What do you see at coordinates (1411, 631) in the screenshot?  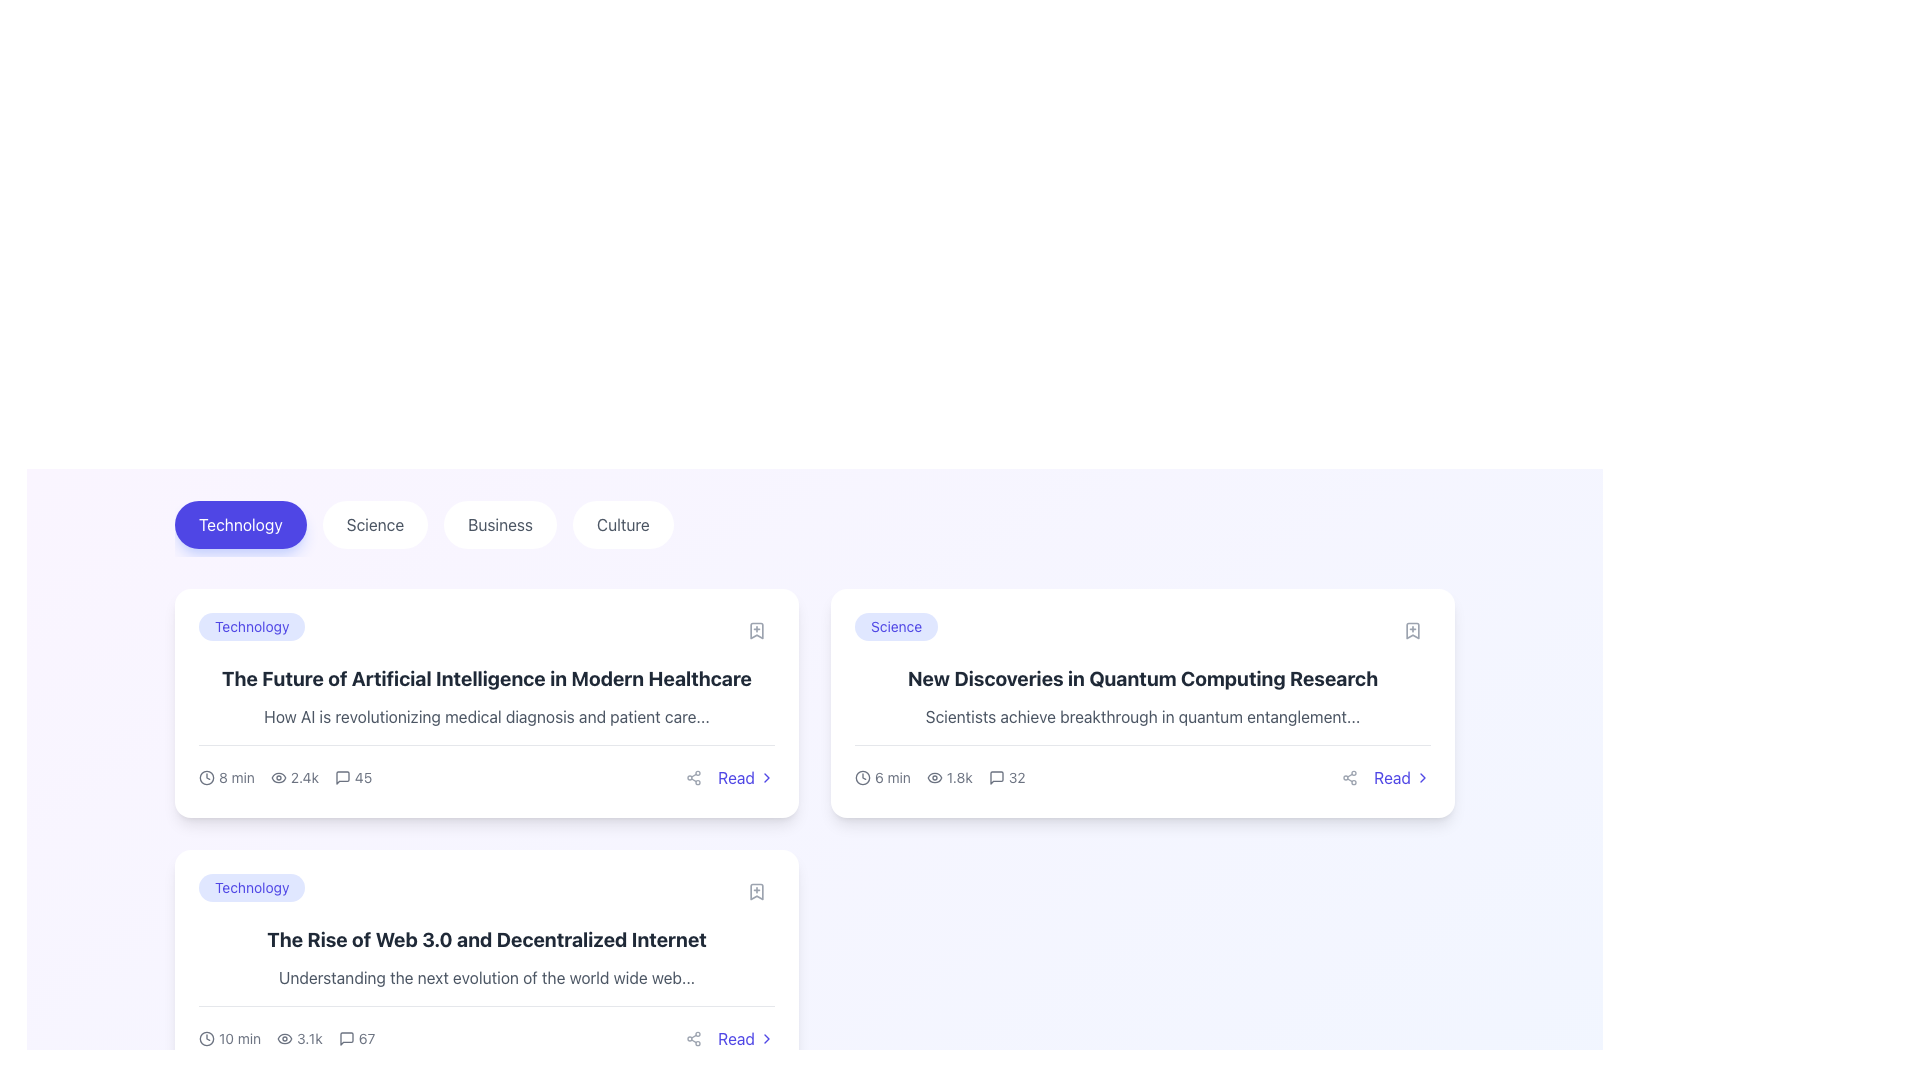 I see `the bookmark icon button located at the top-right corner of the article card titled 'New Discoveries in Quantum Computing Research'` at bounding box center [1411, 631].